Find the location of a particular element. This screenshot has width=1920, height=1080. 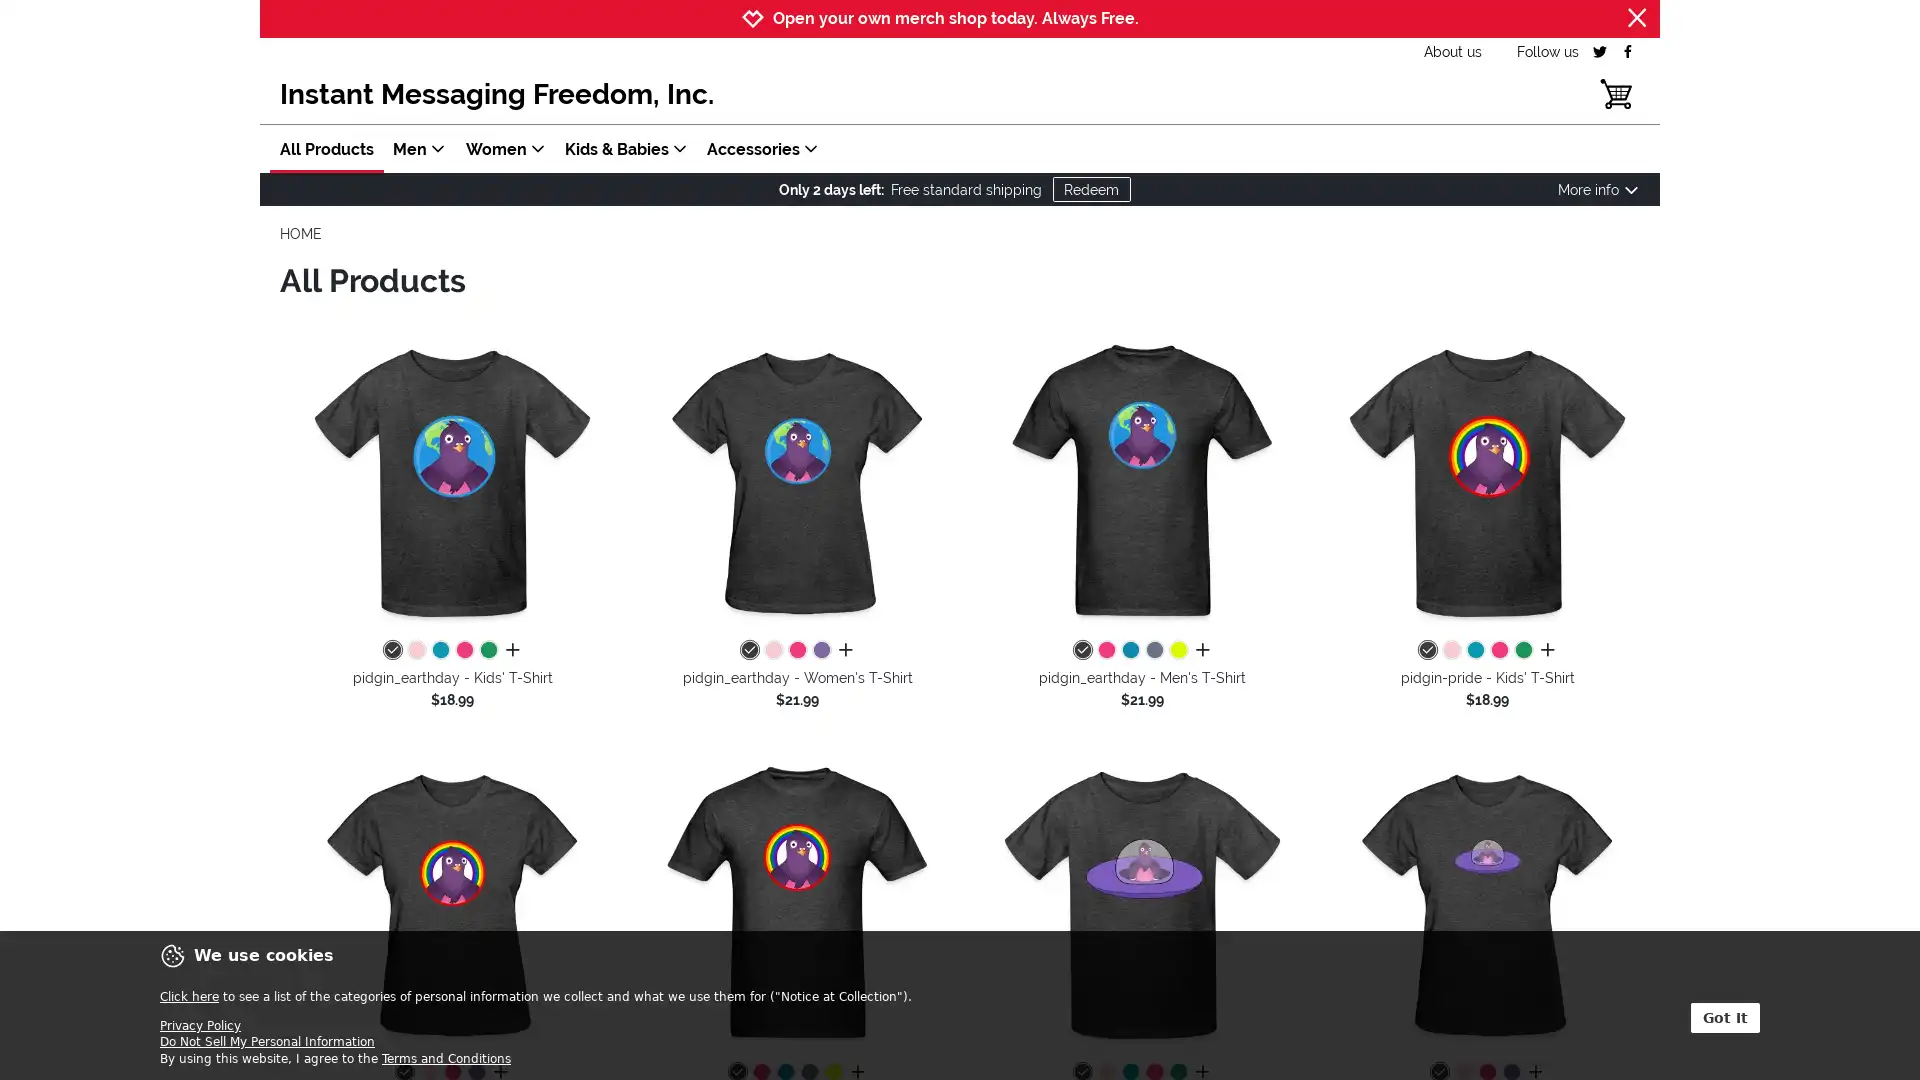

Redeem is located at coordinates (1089, 189).